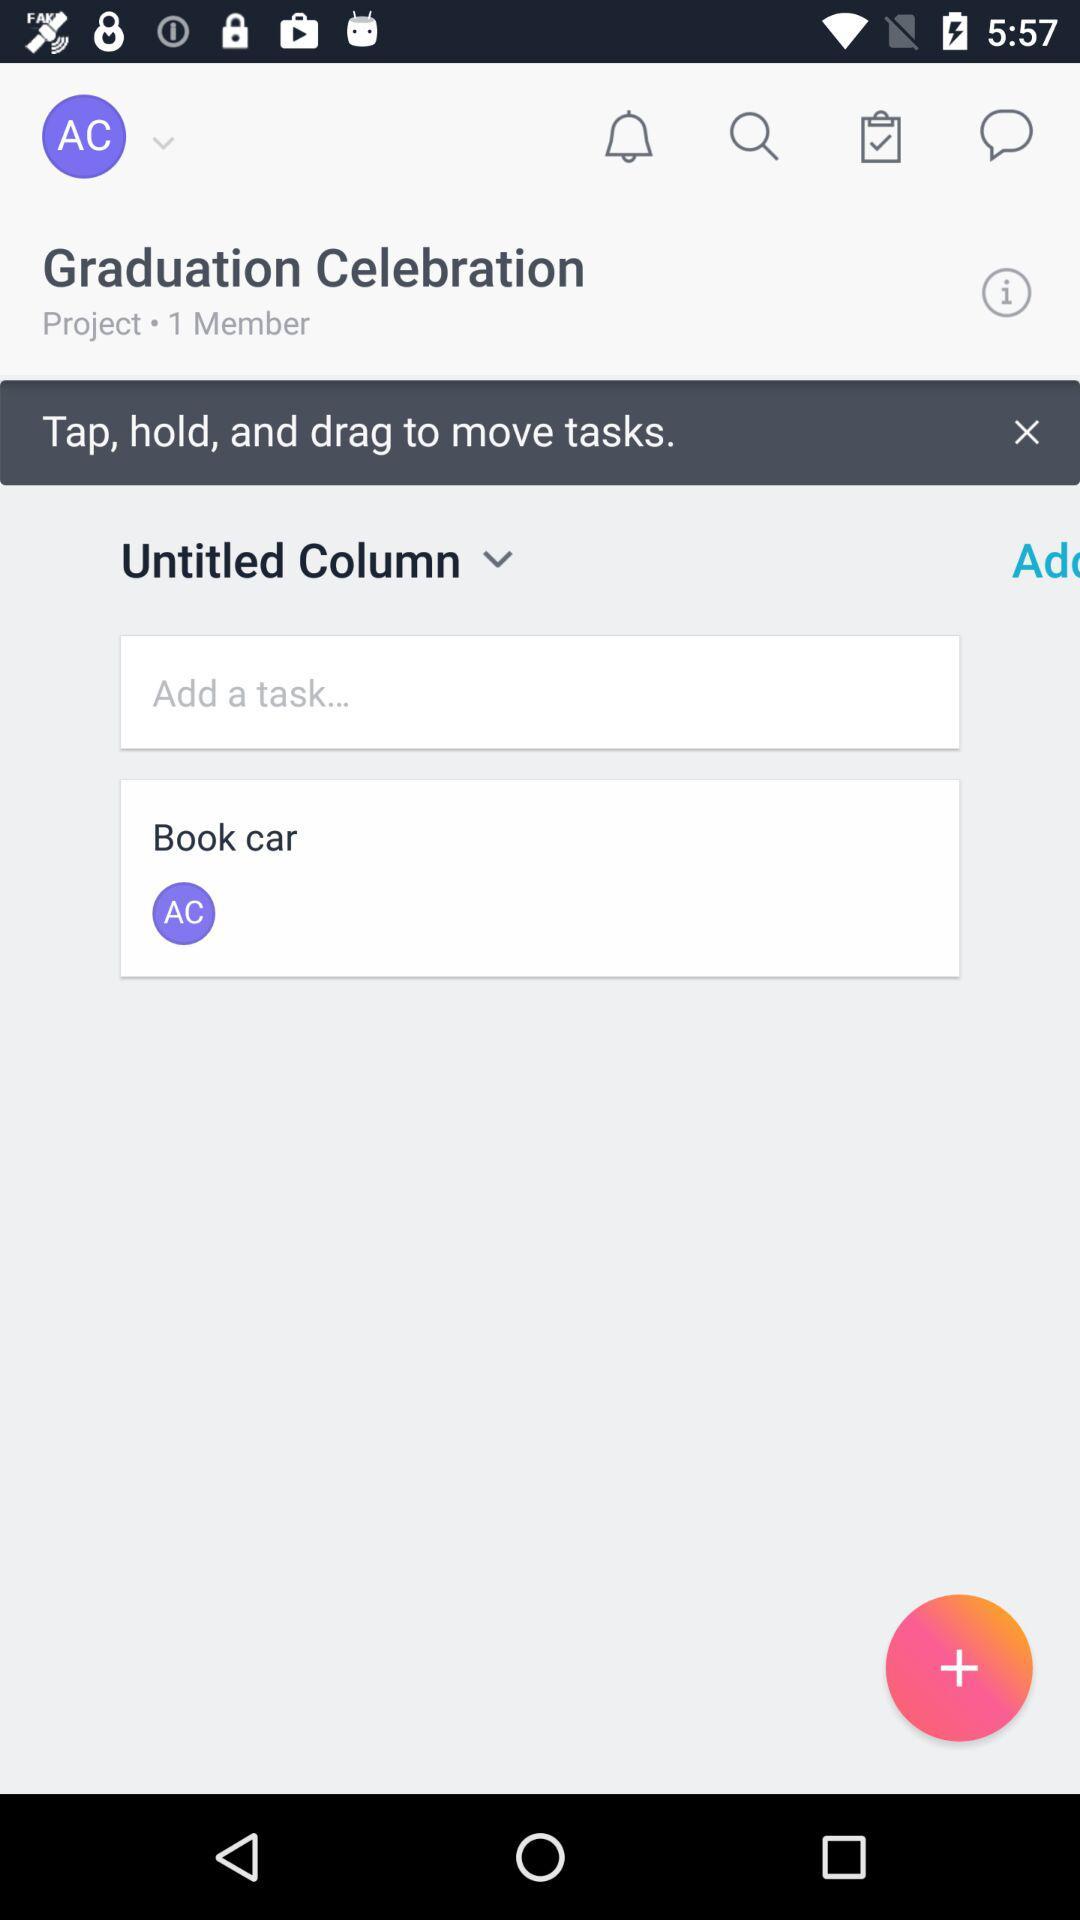  Describe the element at coordinates (540, 692) in the screenshot. I see `a task` at that location.